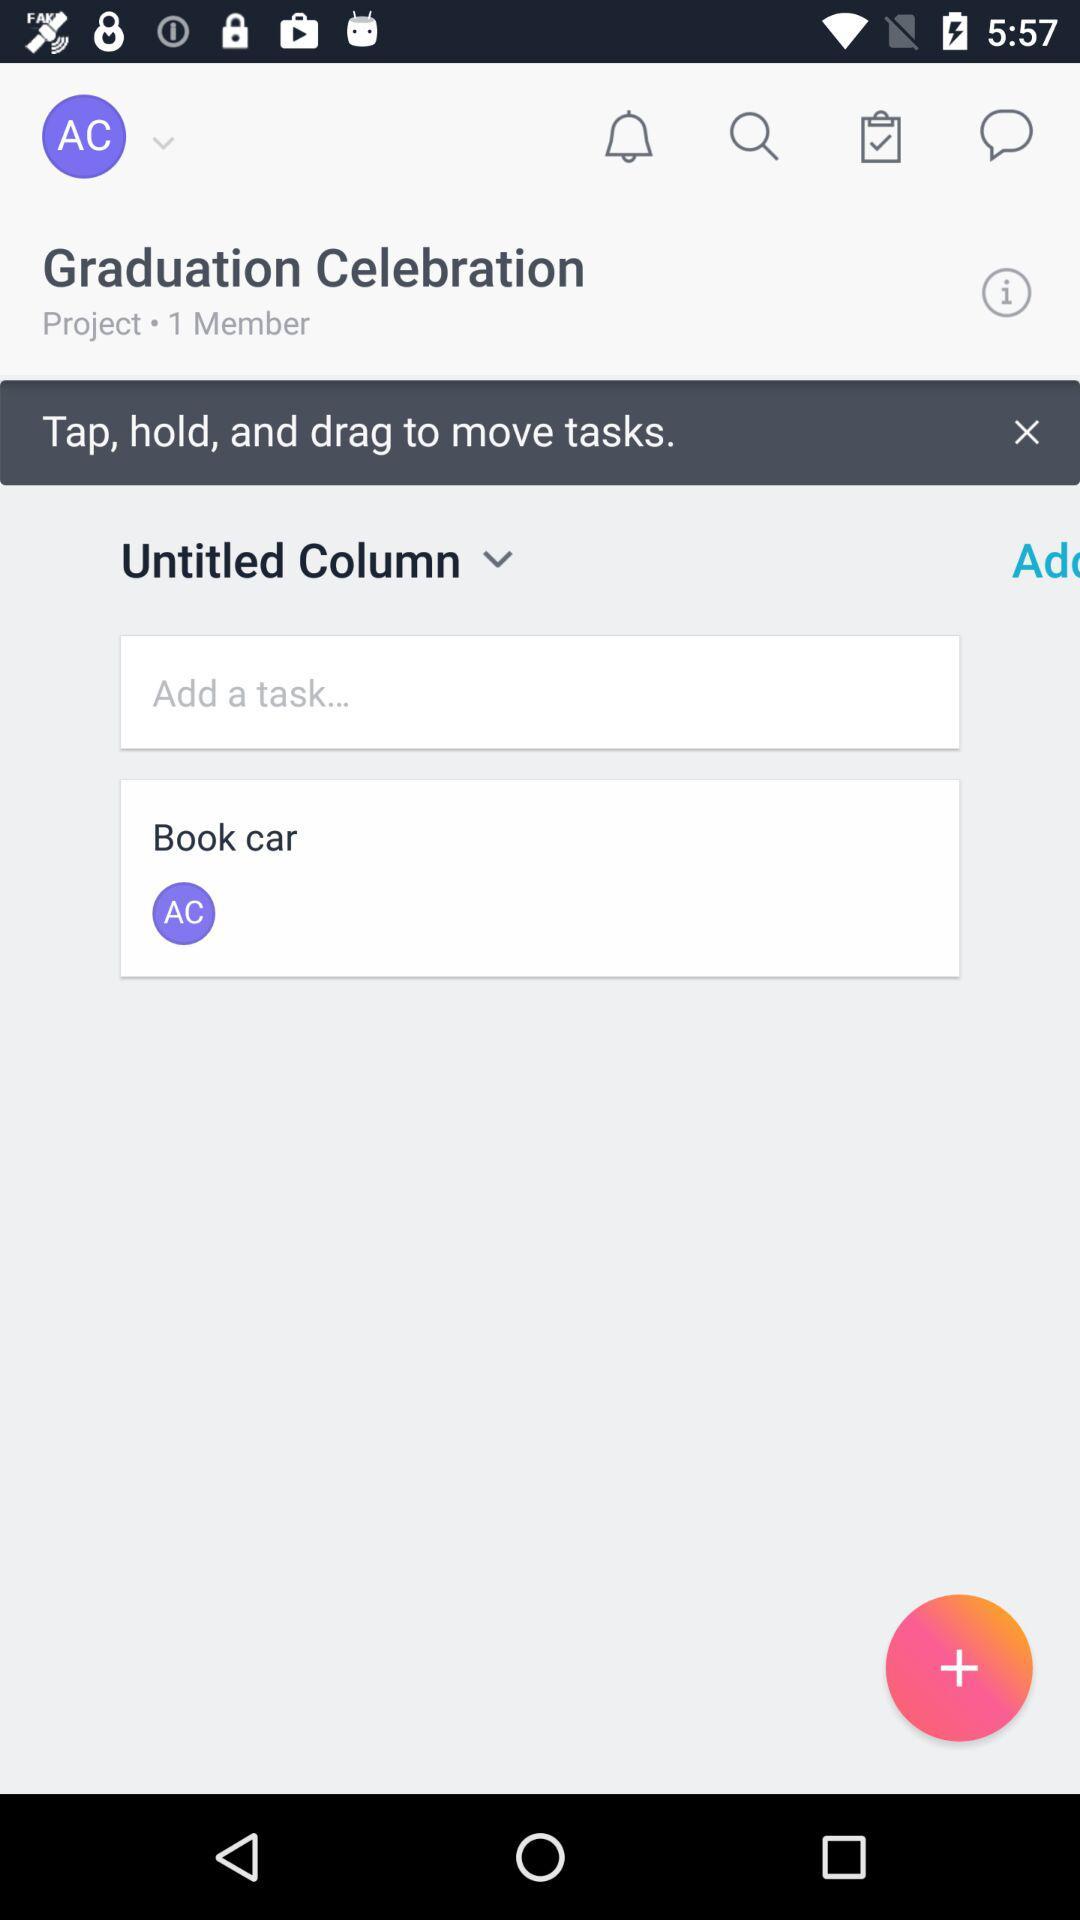  Describe the element at coordinates (540, 692) in the screenshot. I see `a task` at that location.